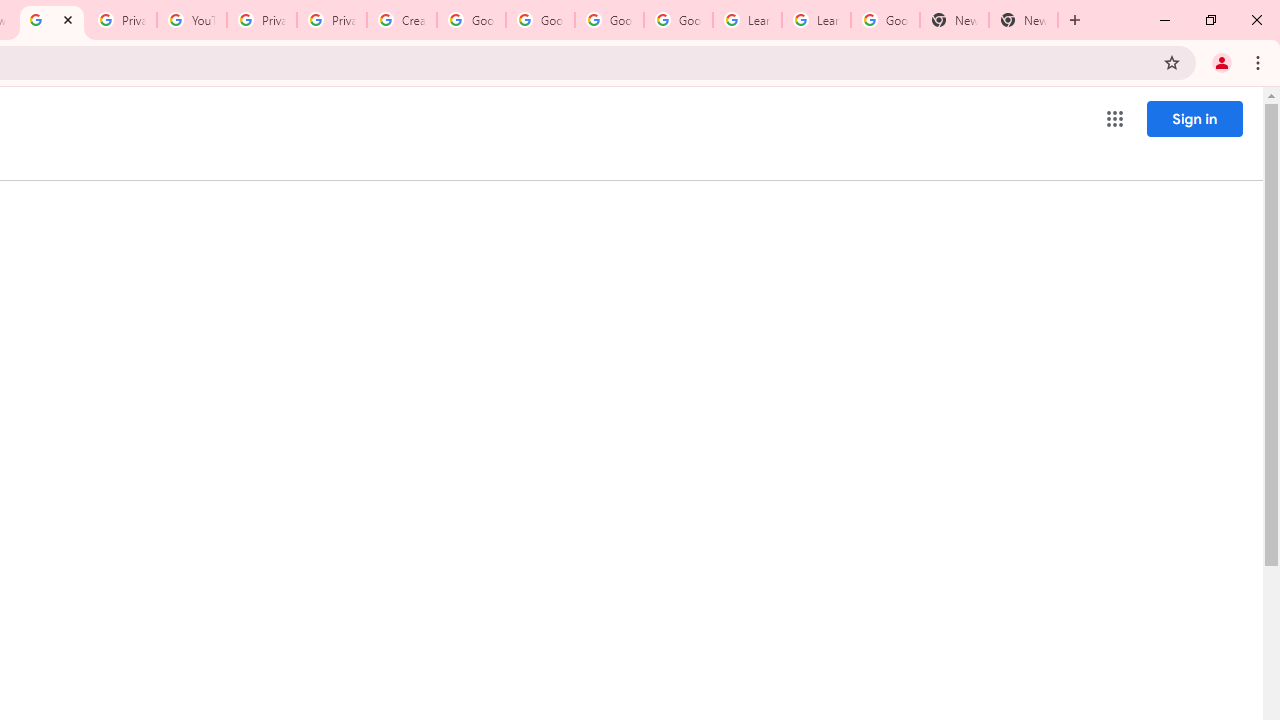  I want to click on 'Create your Google Account', so click(400, 20).